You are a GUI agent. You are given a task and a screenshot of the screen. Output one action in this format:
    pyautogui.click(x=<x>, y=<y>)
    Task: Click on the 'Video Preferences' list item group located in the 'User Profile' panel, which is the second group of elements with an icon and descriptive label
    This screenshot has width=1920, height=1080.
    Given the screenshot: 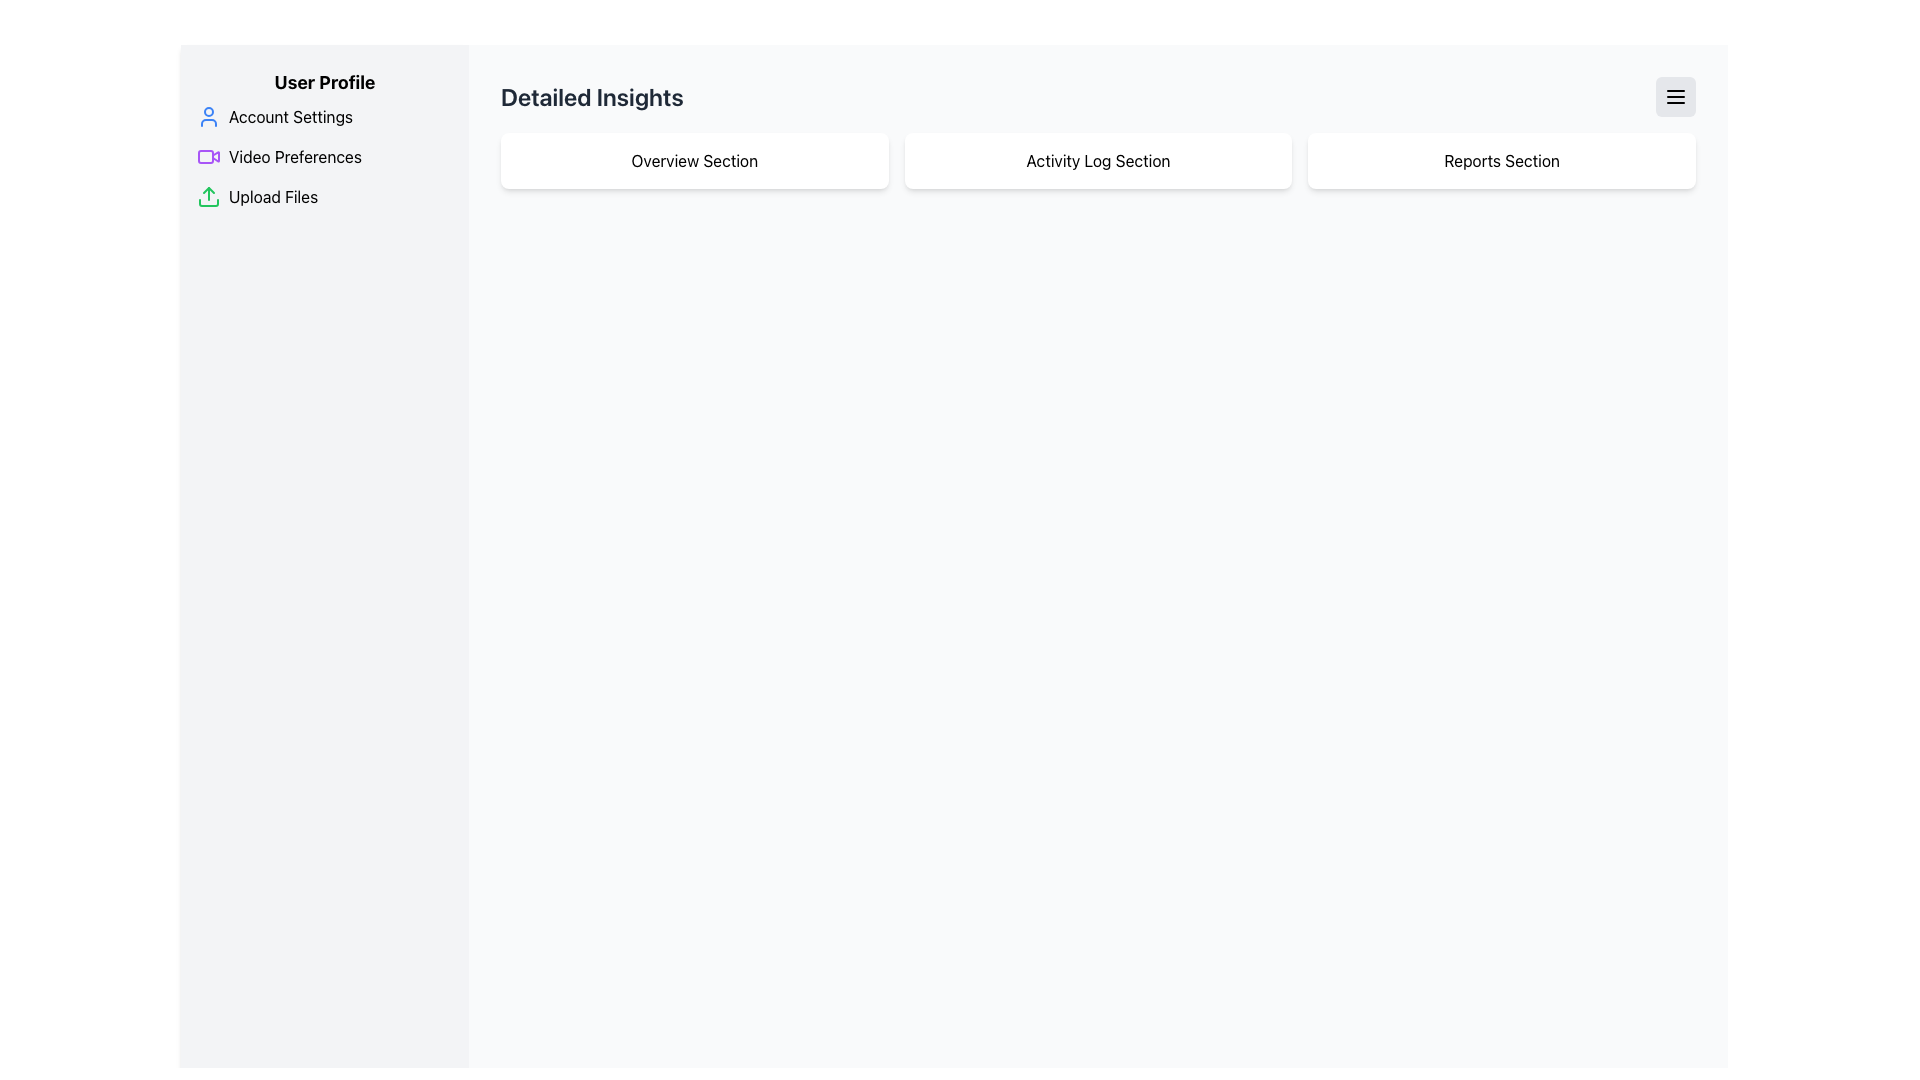 What is the action you would take?
    pyautogui.click(x=325, y=156)
    